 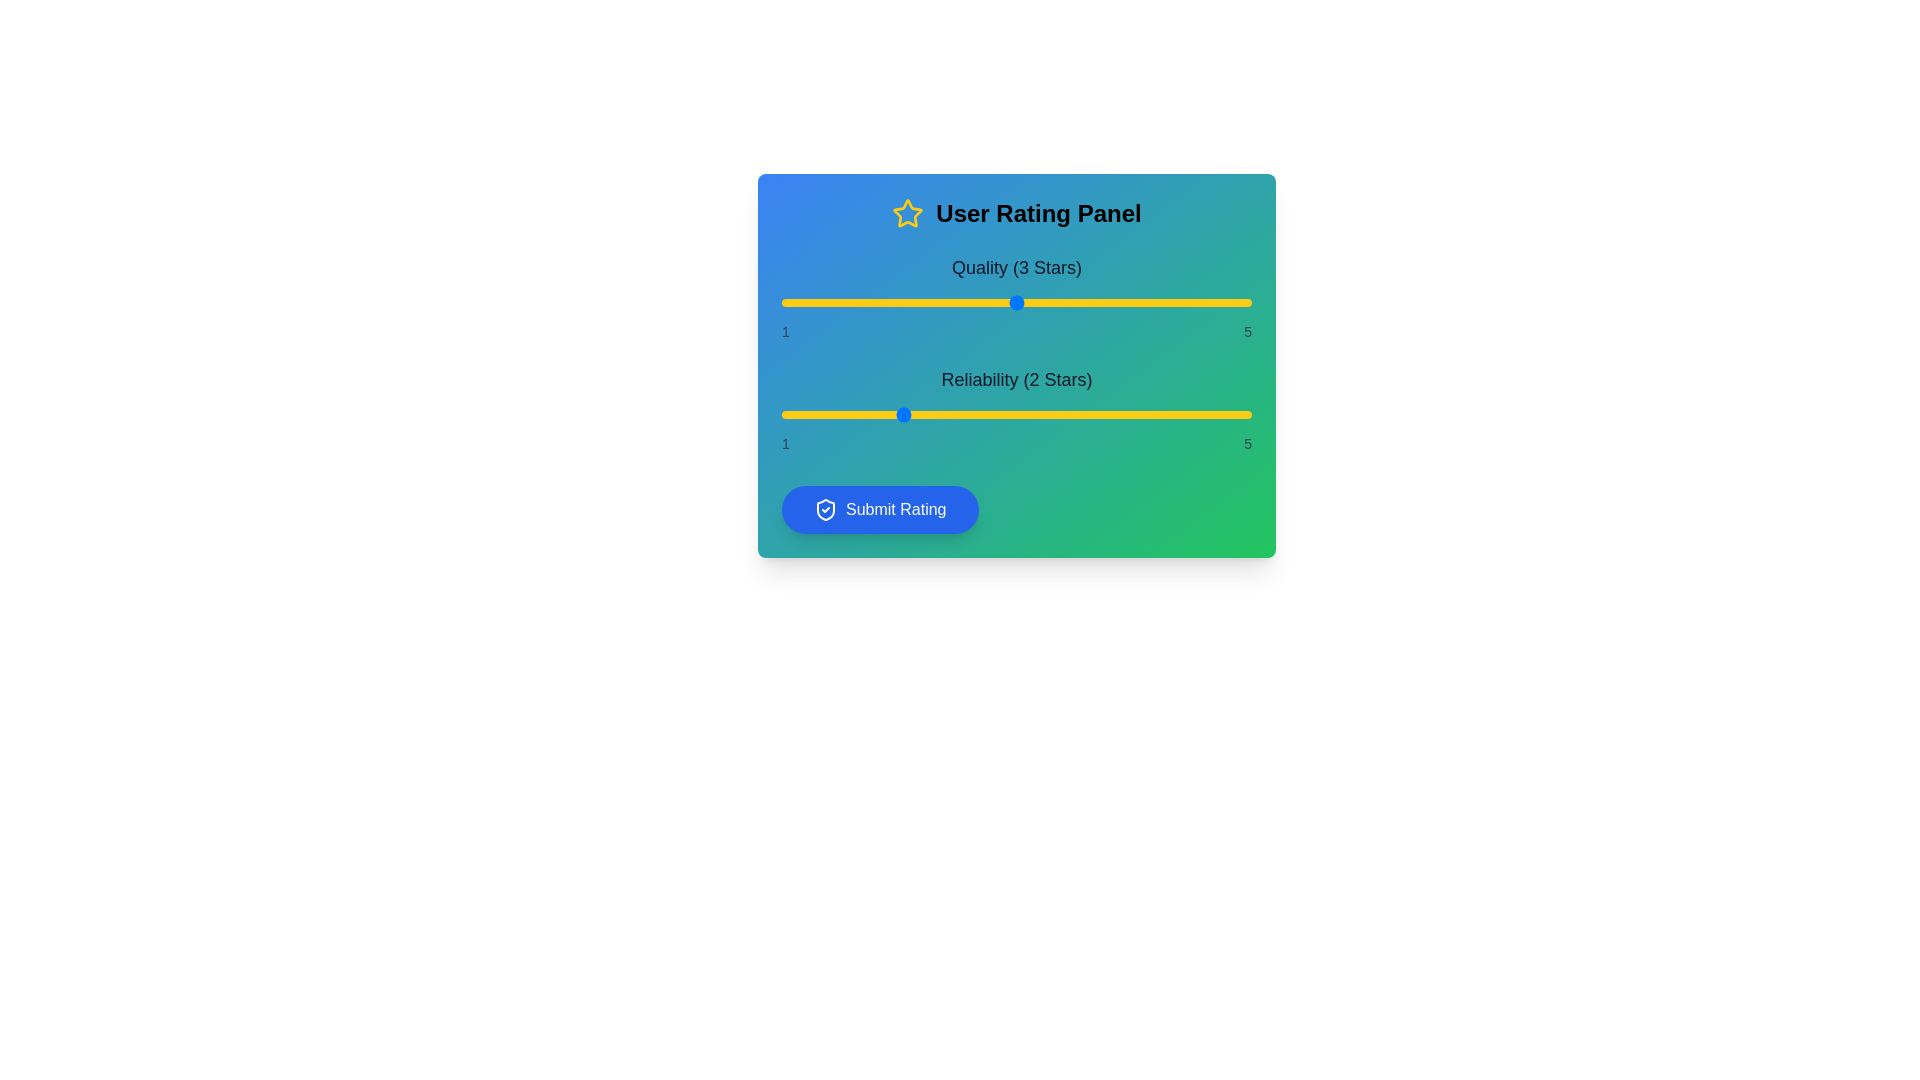 I want to click on the 'Reliability' slider to 4 stars, so click(x=1134, y=414).